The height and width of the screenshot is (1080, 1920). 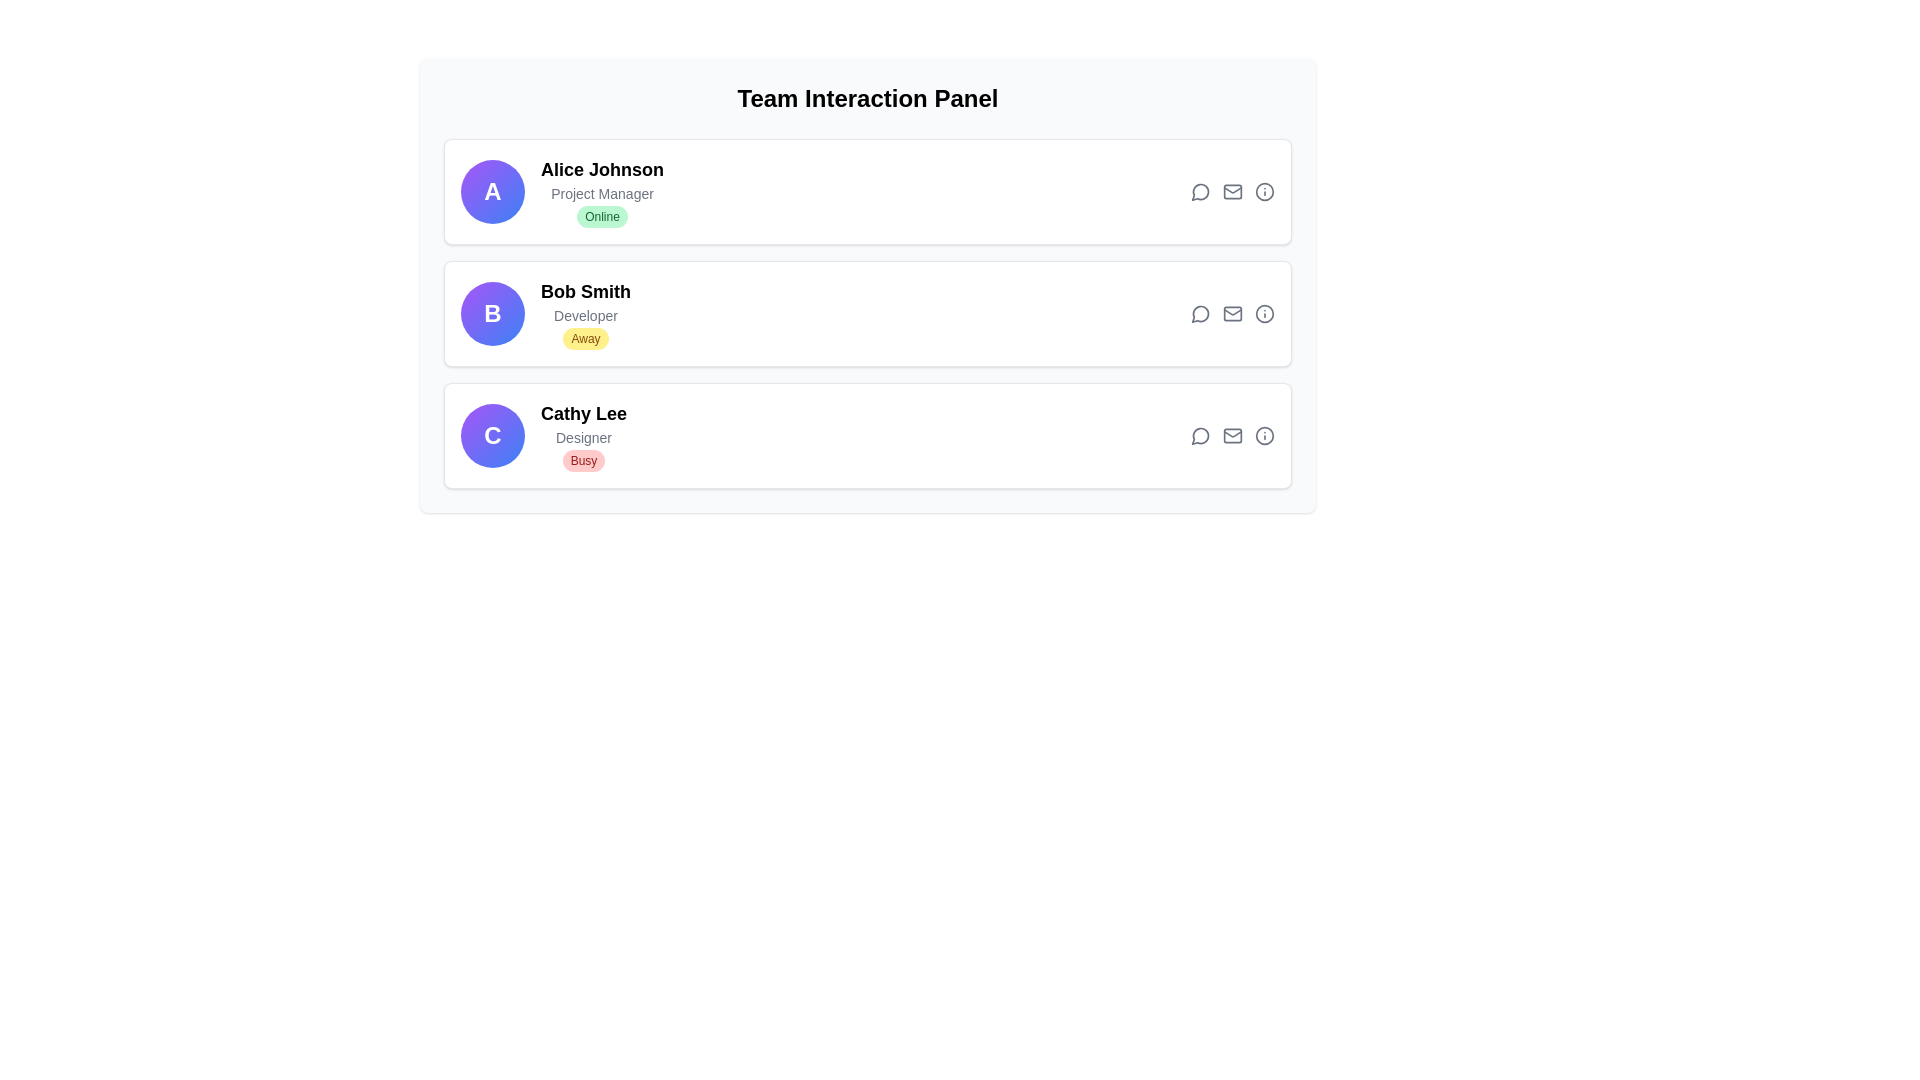 What do you see at coordinates (584, 315) in the screenshot?
I see `the static text displaying the job title of 'Bob Smith' in the user listing interface` at bounding box center [584, 315].